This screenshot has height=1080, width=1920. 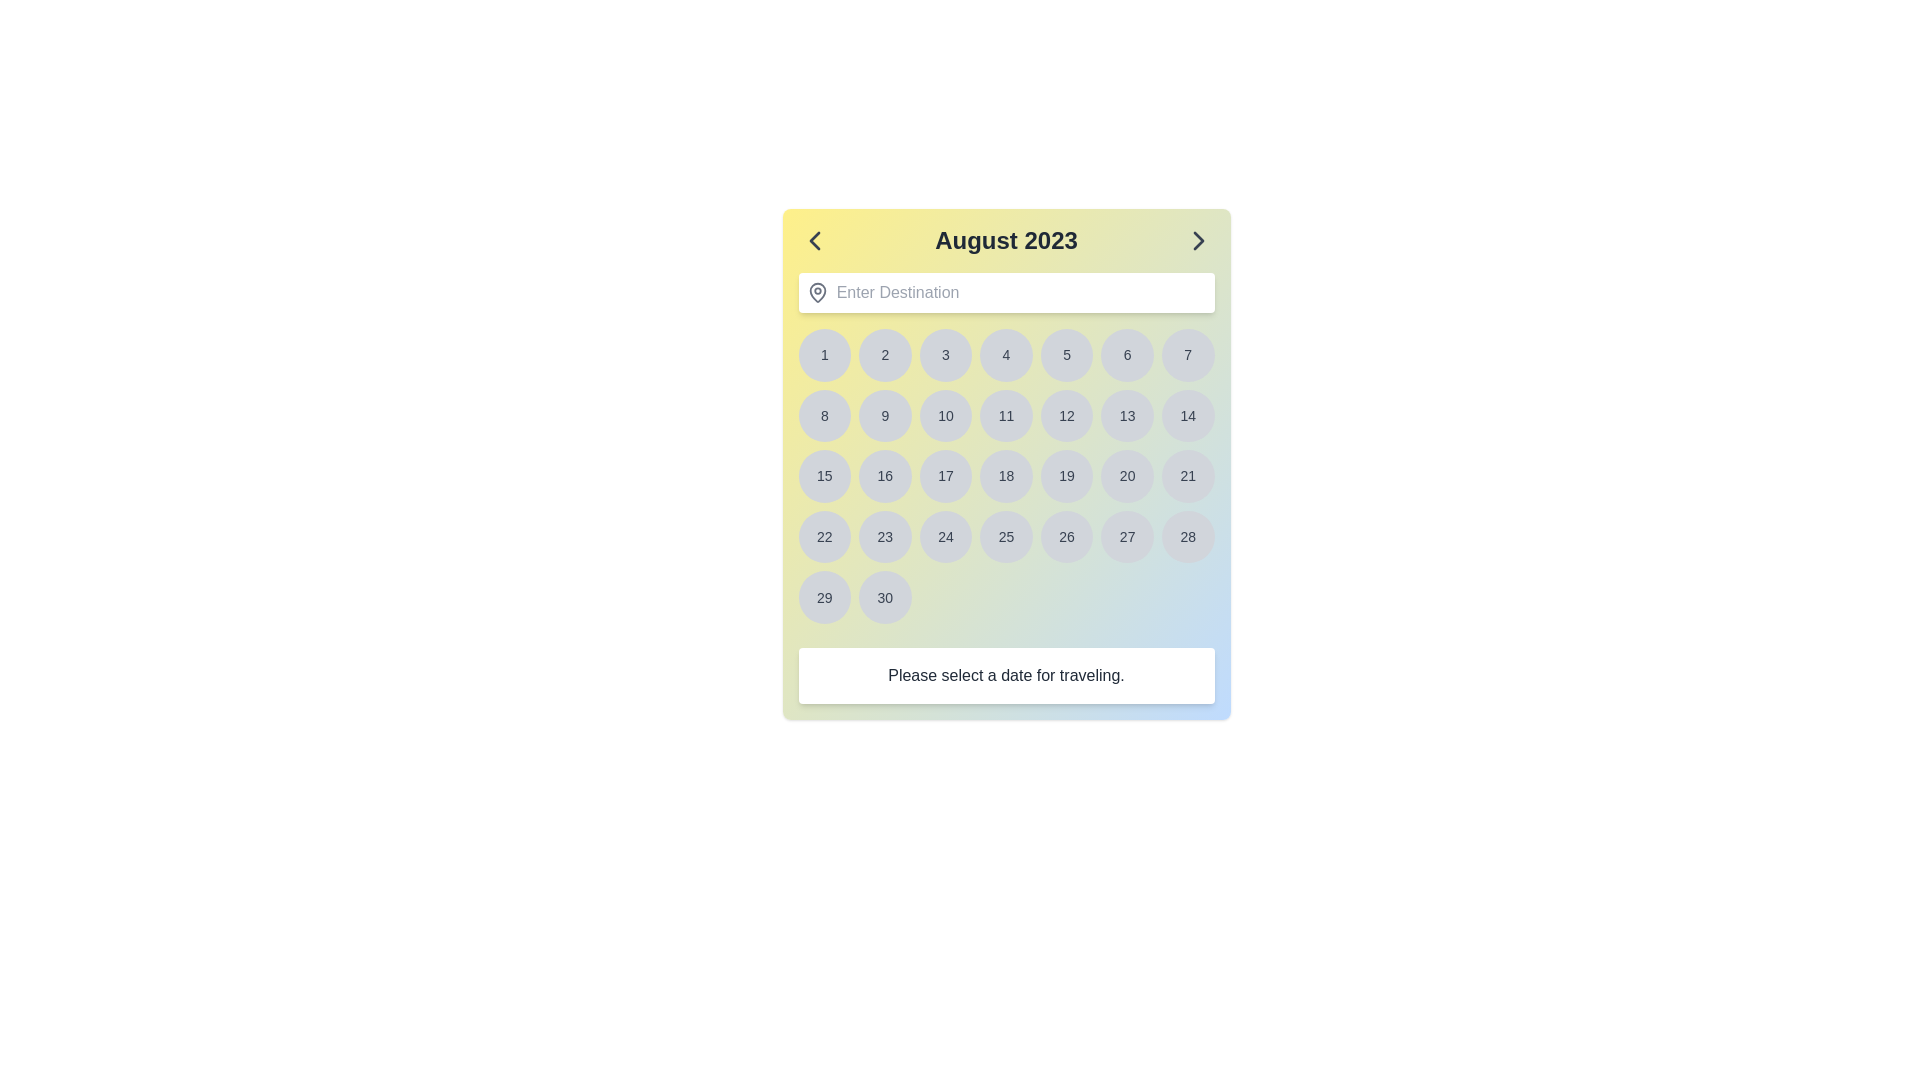 I want to click on the circular button with a light gray background displaying the number '29', so click(x=824, y=596).